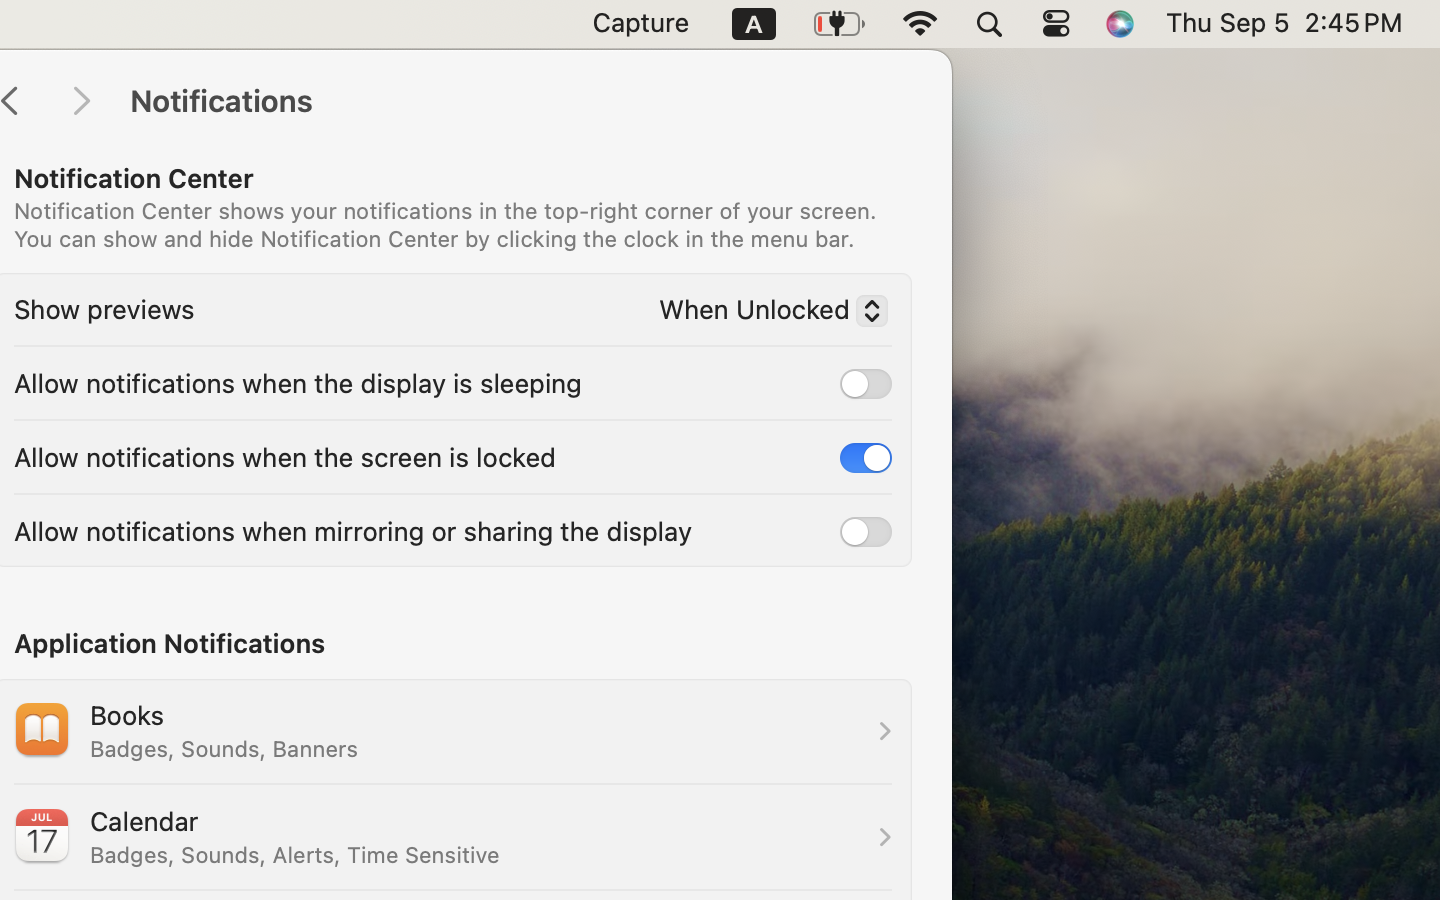 This screenshot has height=900, width=1440. Describe the element at coordinates (763, 312) in the screenshot. I see `'When Unlocked'` at that location.